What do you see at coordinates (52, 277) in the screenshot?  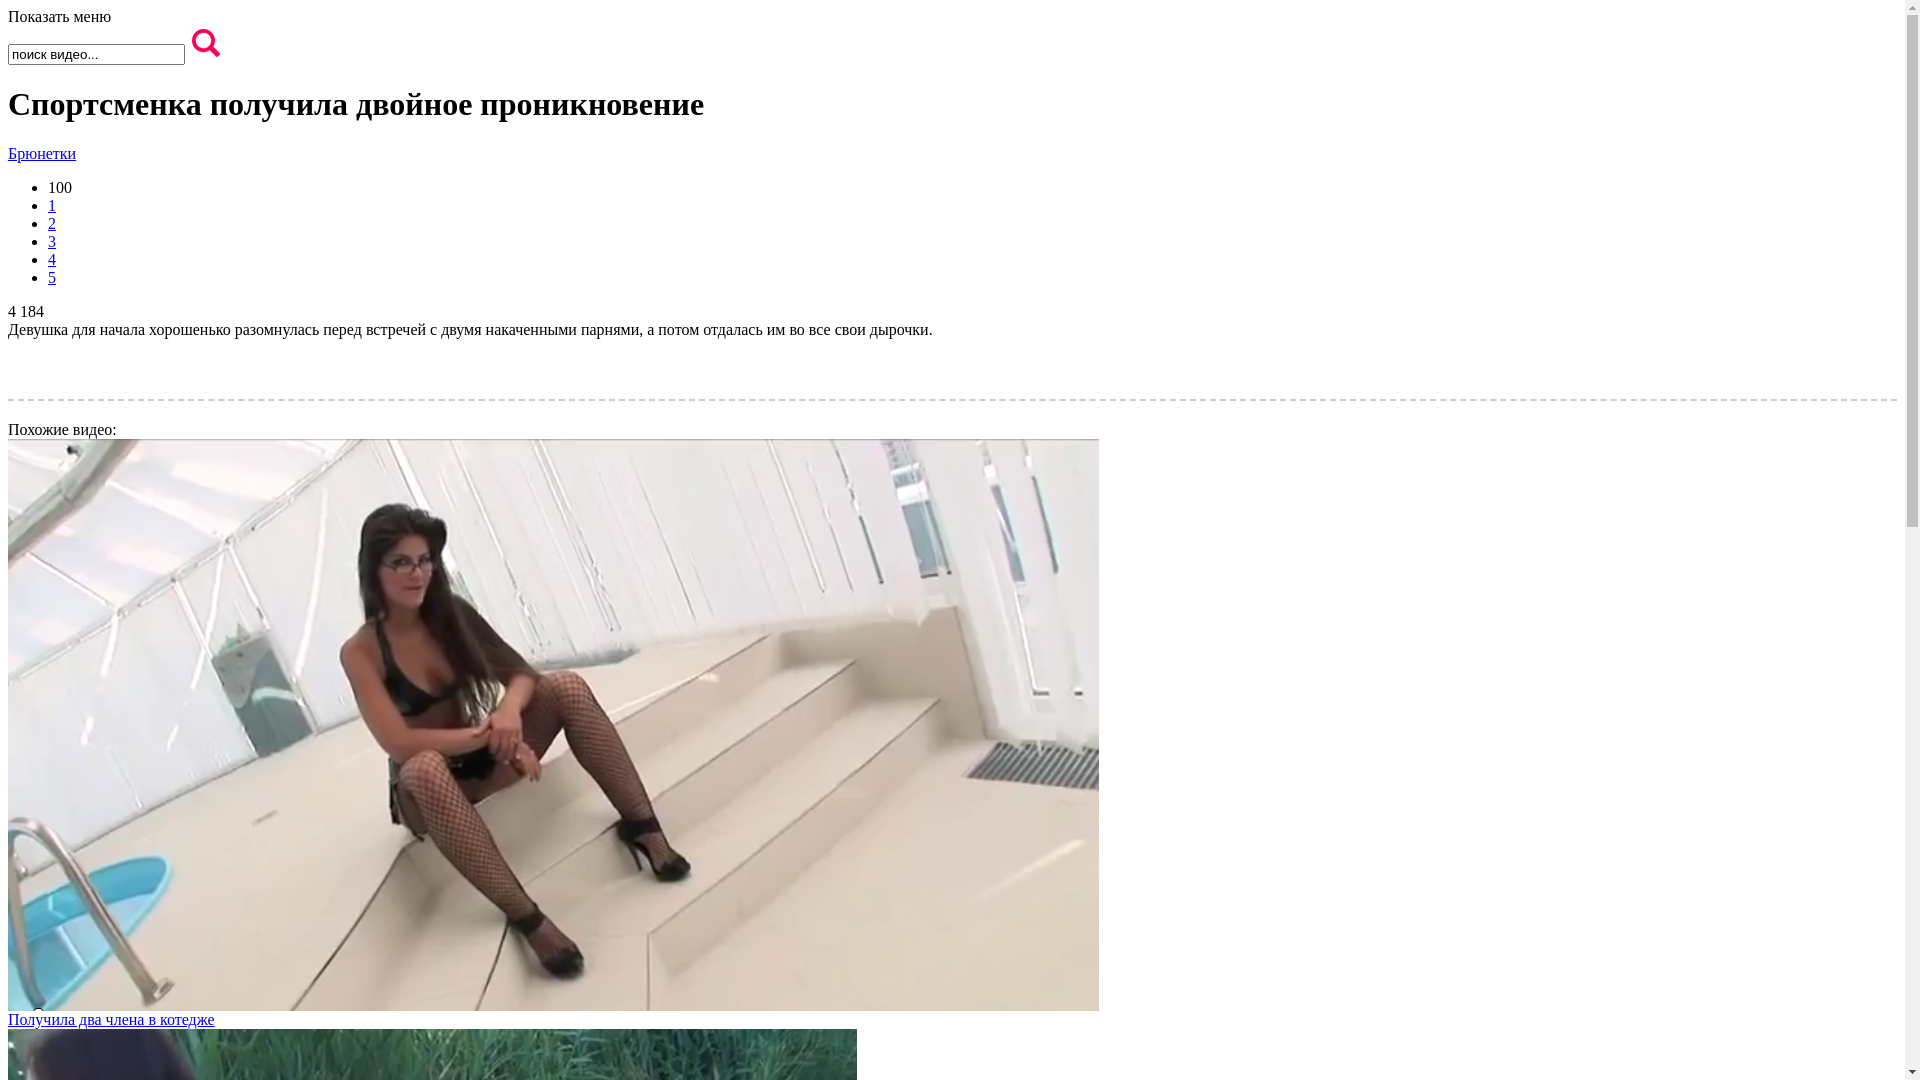 I see `'5'` at bounding box center [52, 277].